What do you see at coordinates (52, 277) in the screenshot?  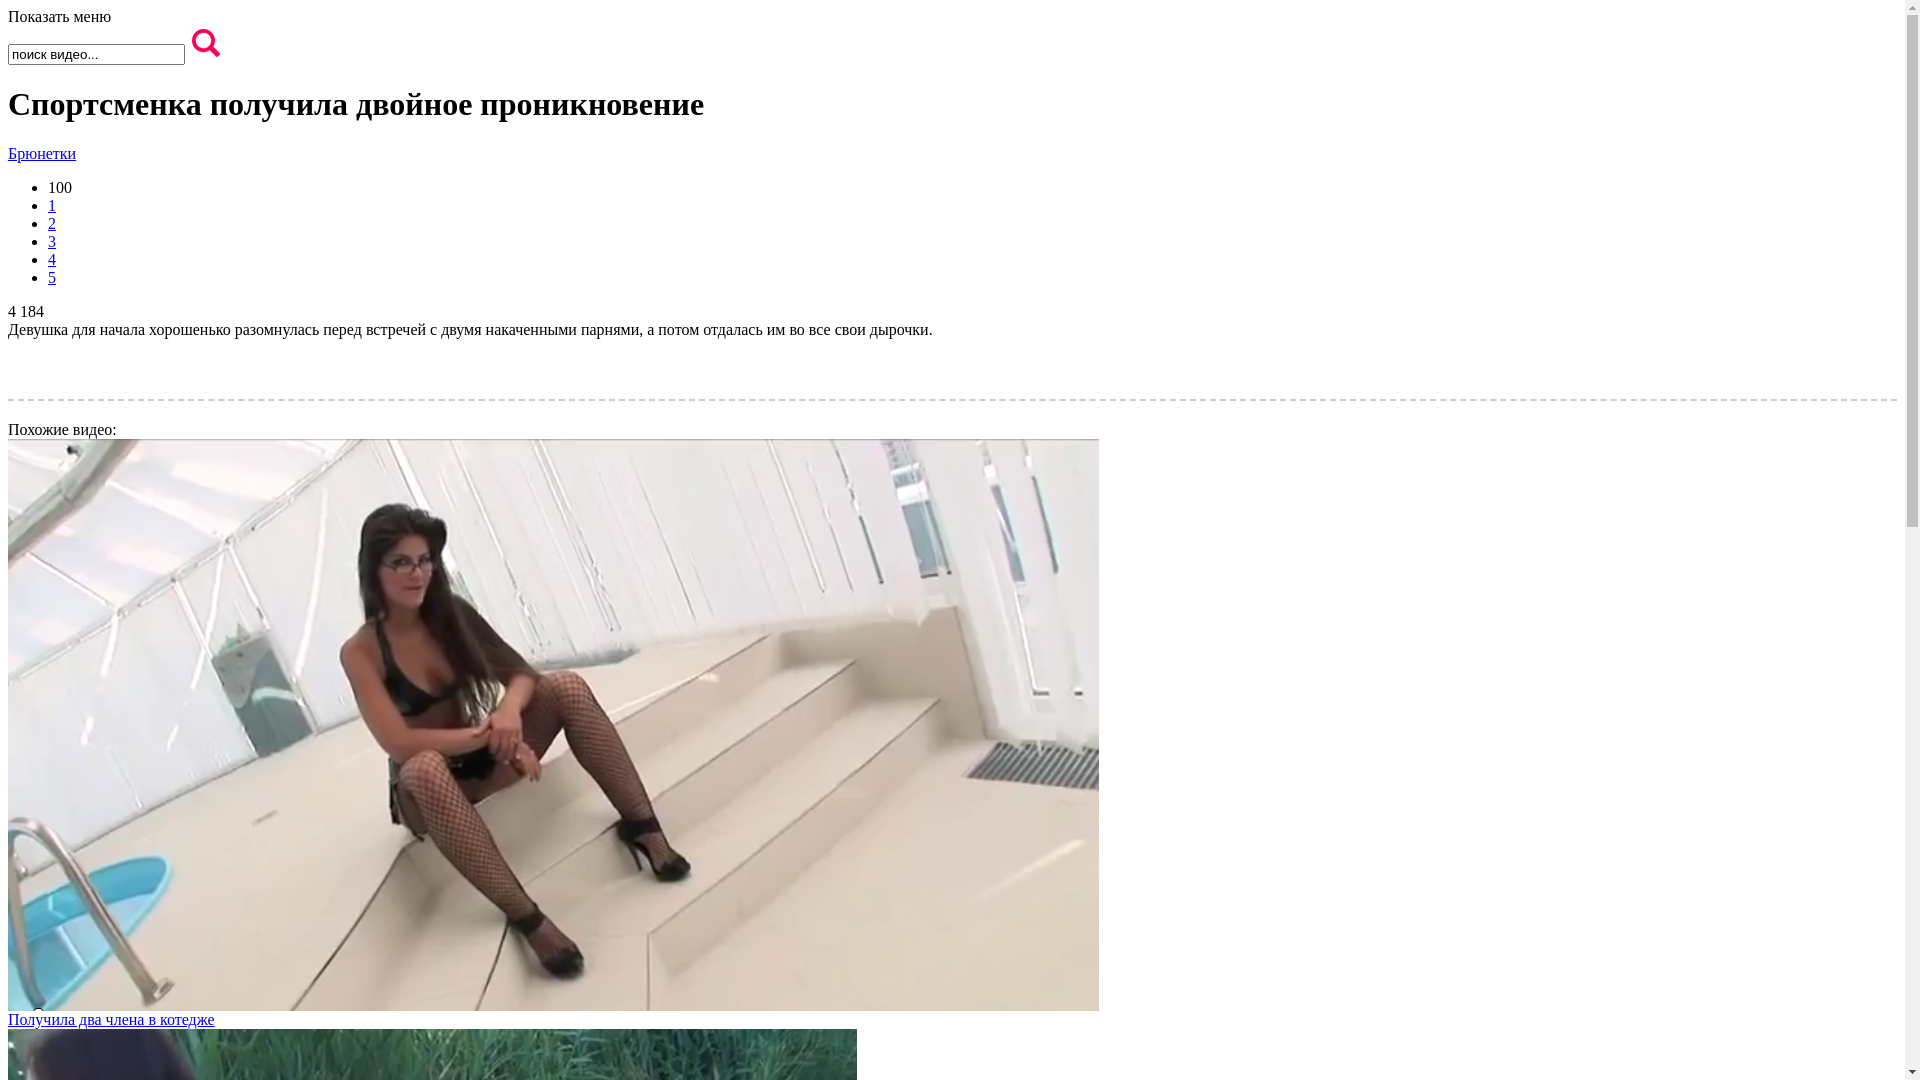 I see `'5'` at bounding box center [52, 277].